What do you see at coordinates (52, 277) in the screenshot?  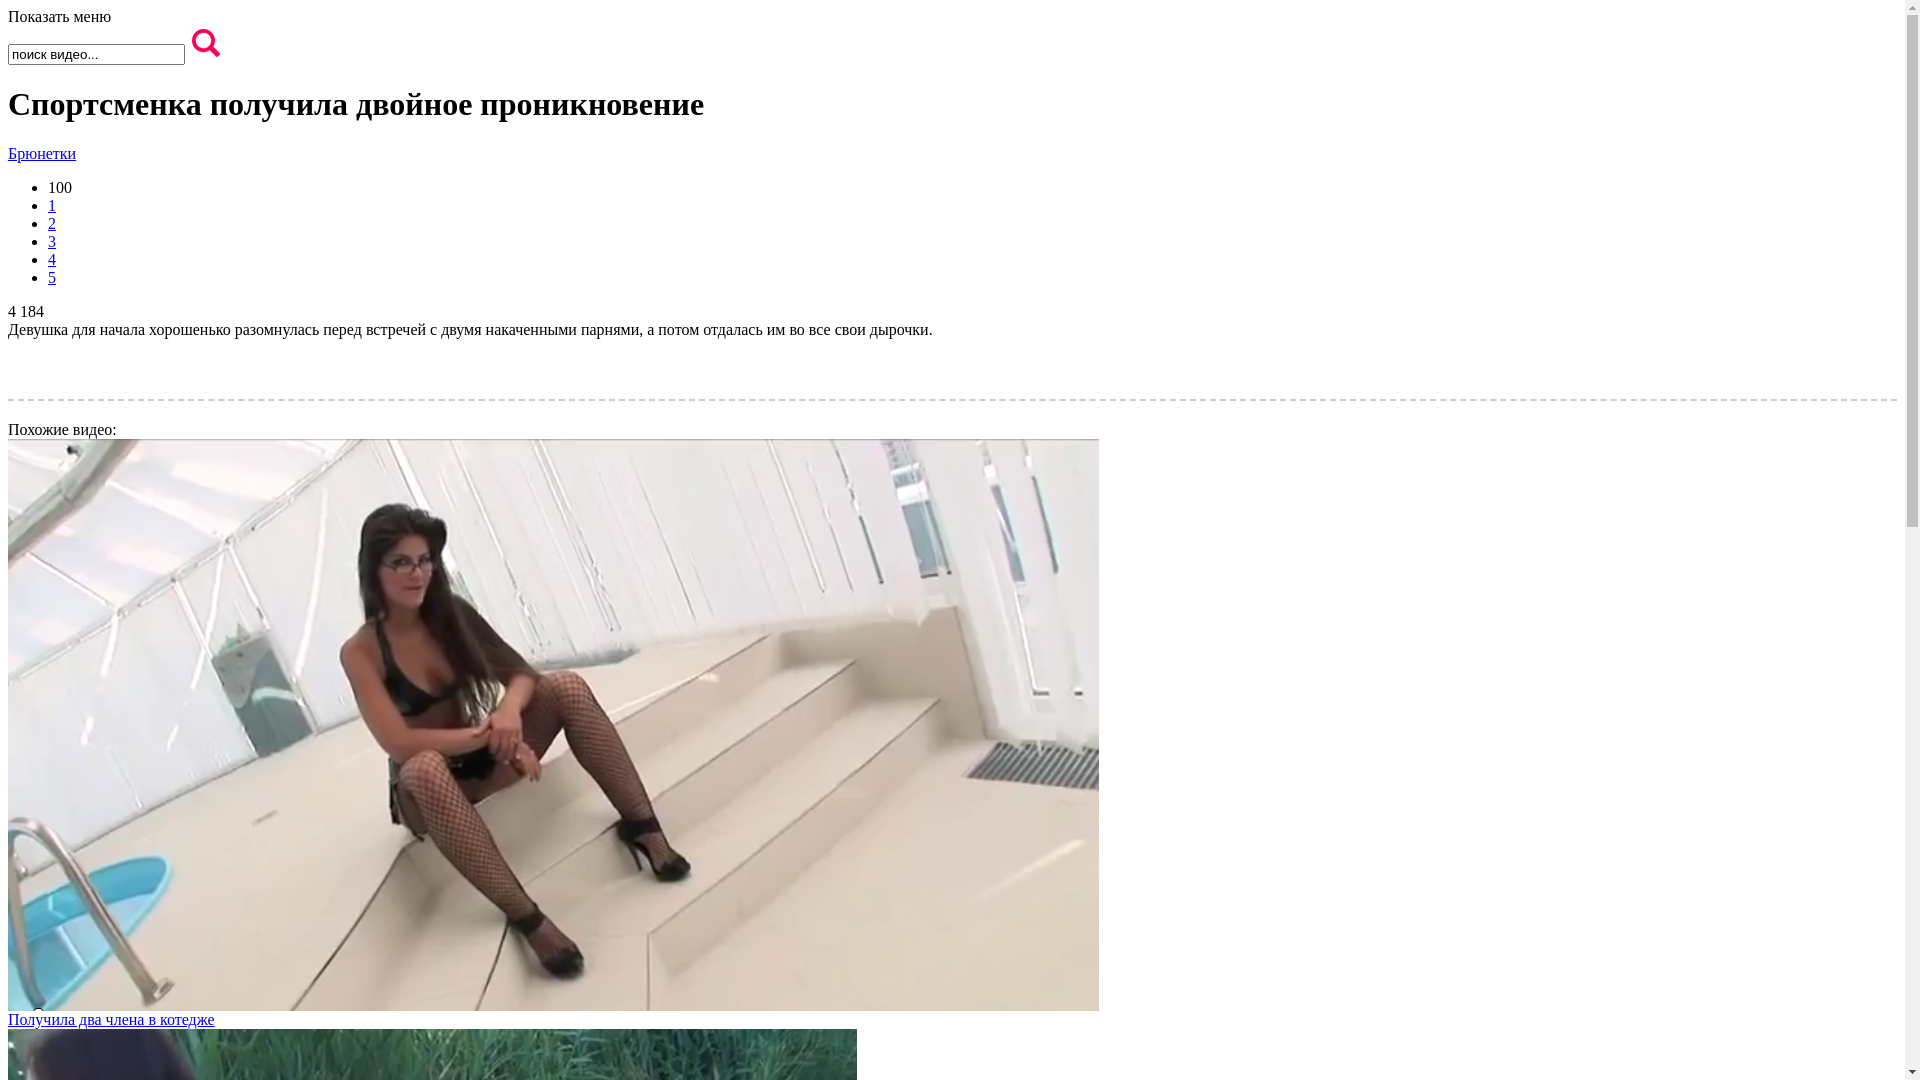 I see `'5'` at bounding box center [52, 277].